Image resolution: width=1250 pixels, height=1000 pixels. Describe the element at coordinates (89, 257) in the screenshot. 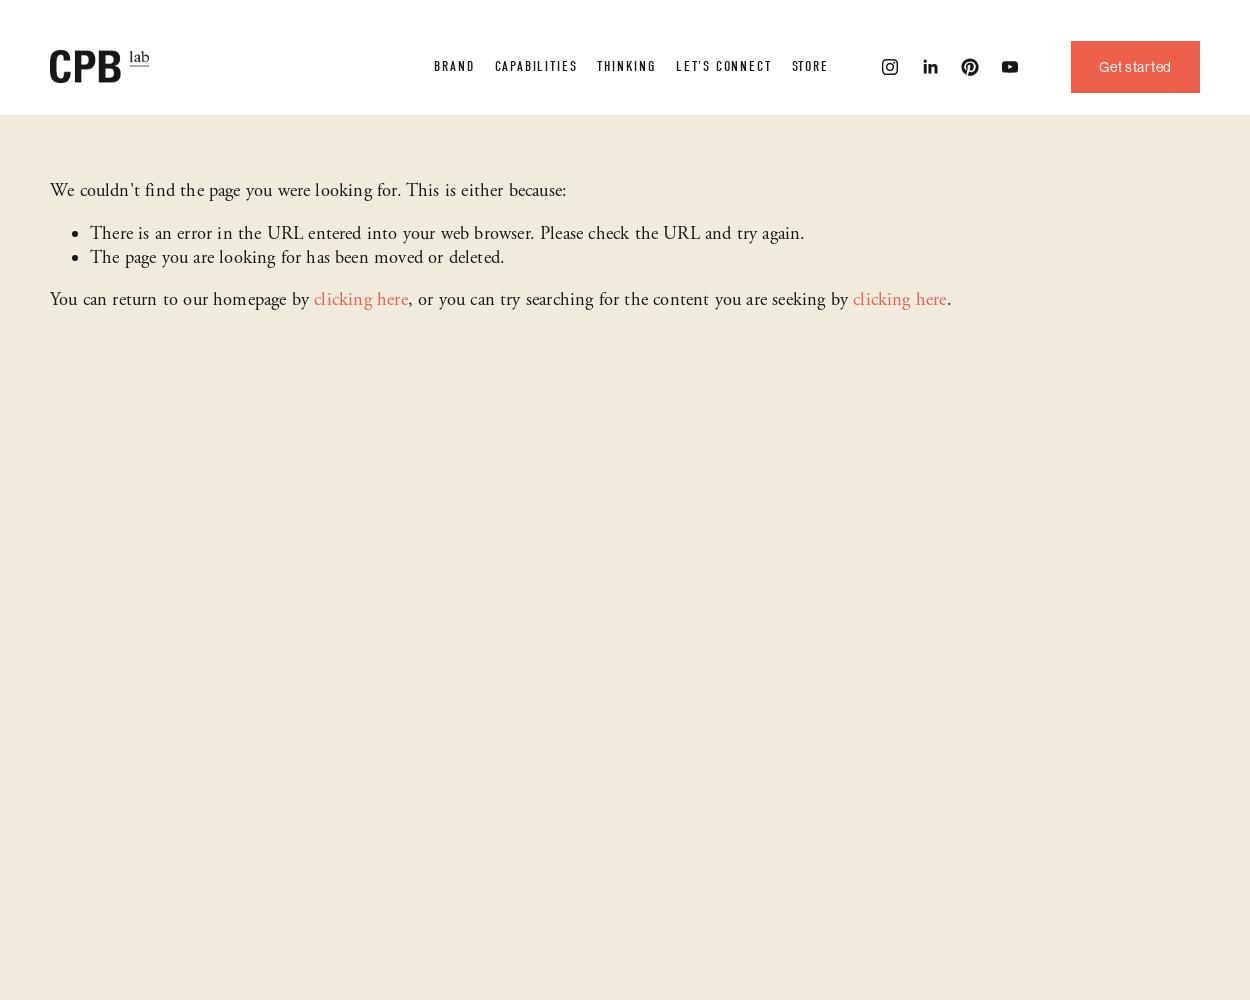

I see `'The page you are looking for has been moved or deleted.'` at that location.